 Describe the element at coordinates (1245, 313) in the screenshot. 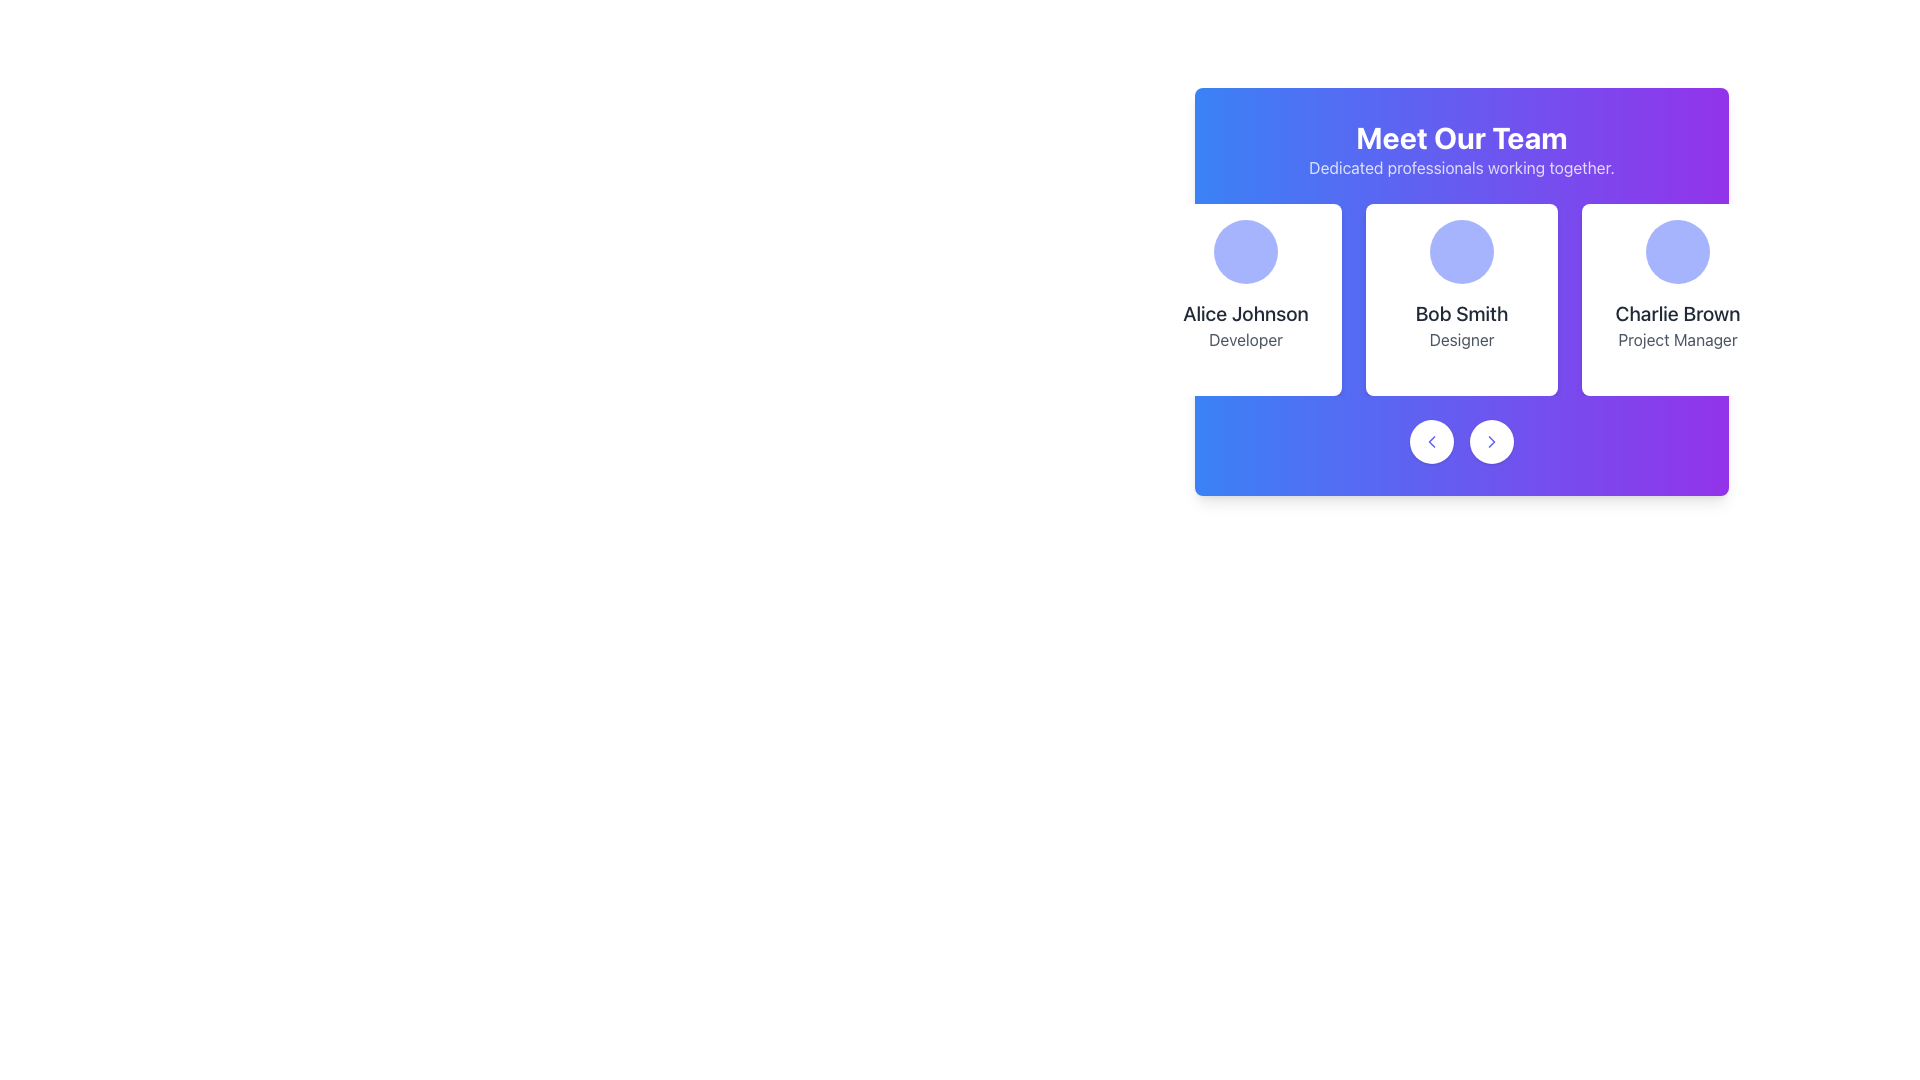

I see `the static text label displaying 'Alice Johnson' in bold, larger font, located within a white rounded-corner card` at that location.